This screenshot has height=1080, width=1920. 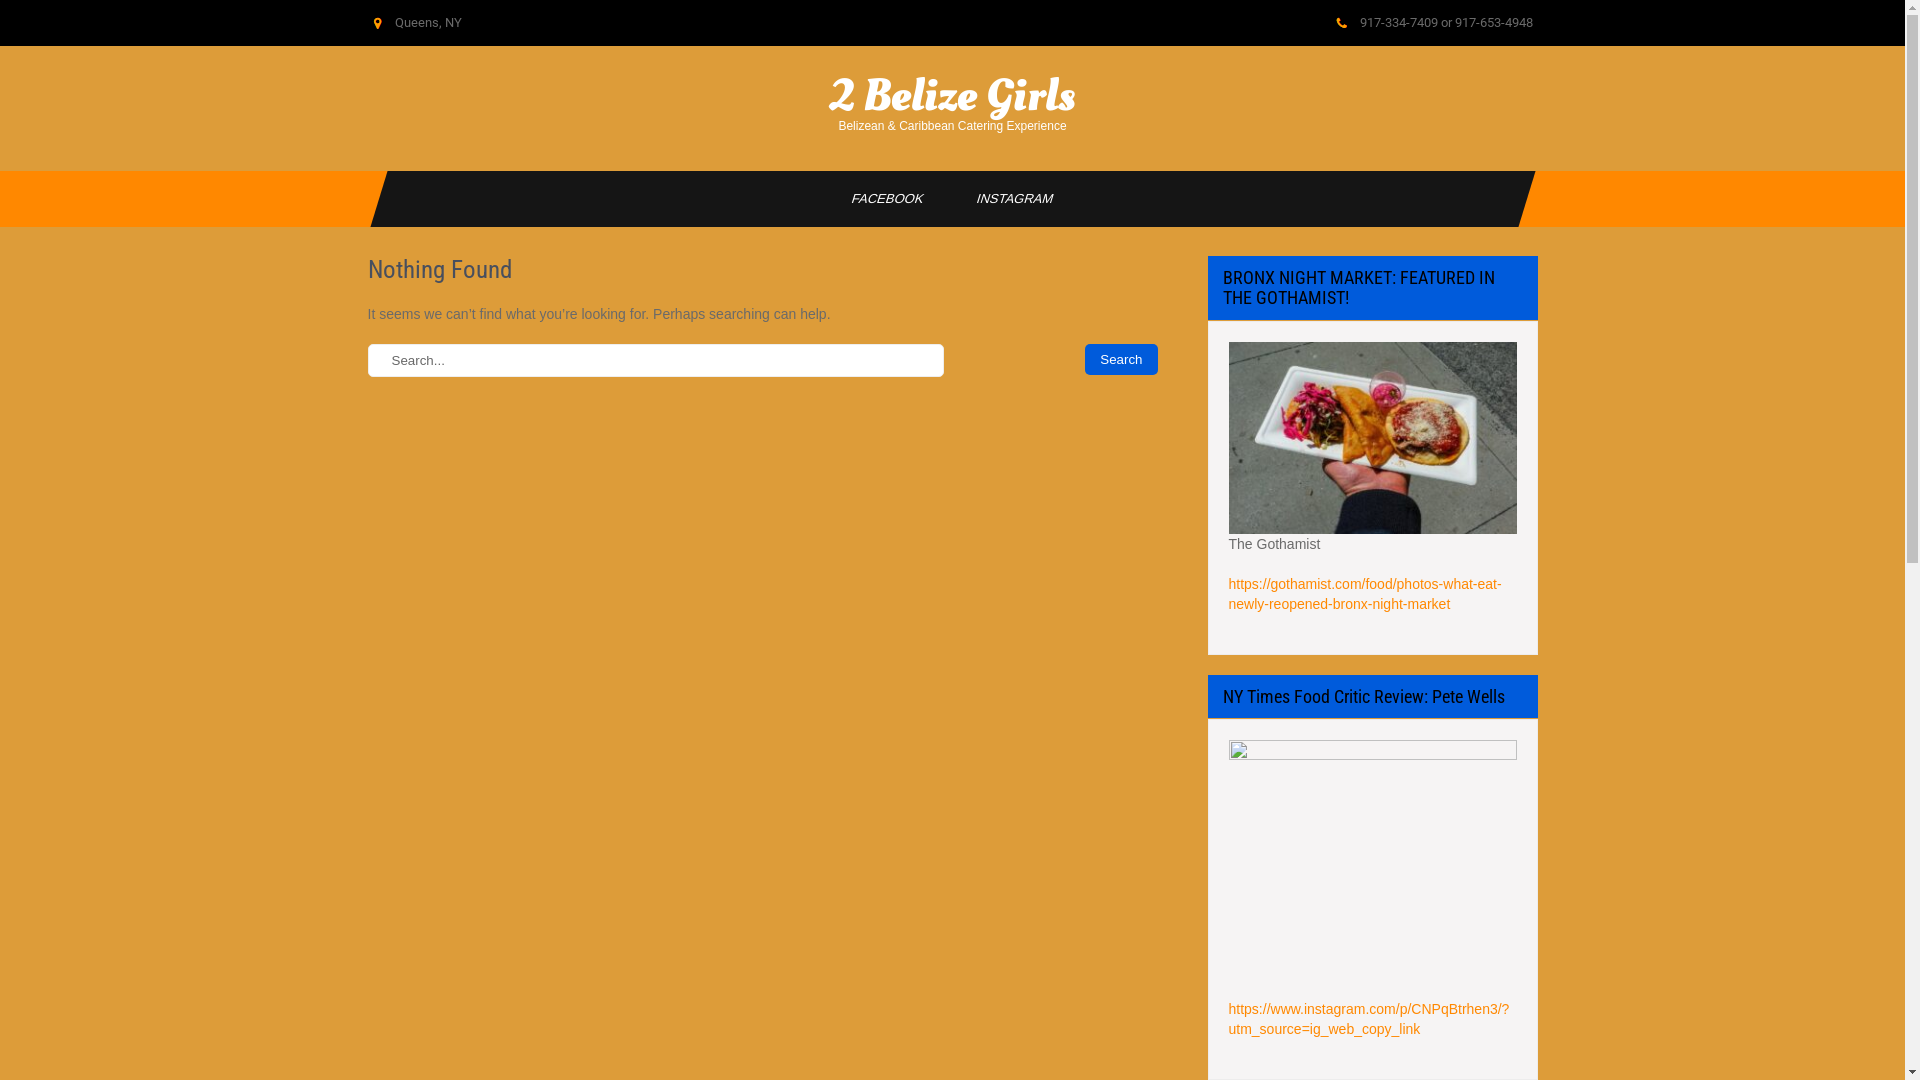 I want to click on 'FACEBOOK', so click(x=817, y=199).